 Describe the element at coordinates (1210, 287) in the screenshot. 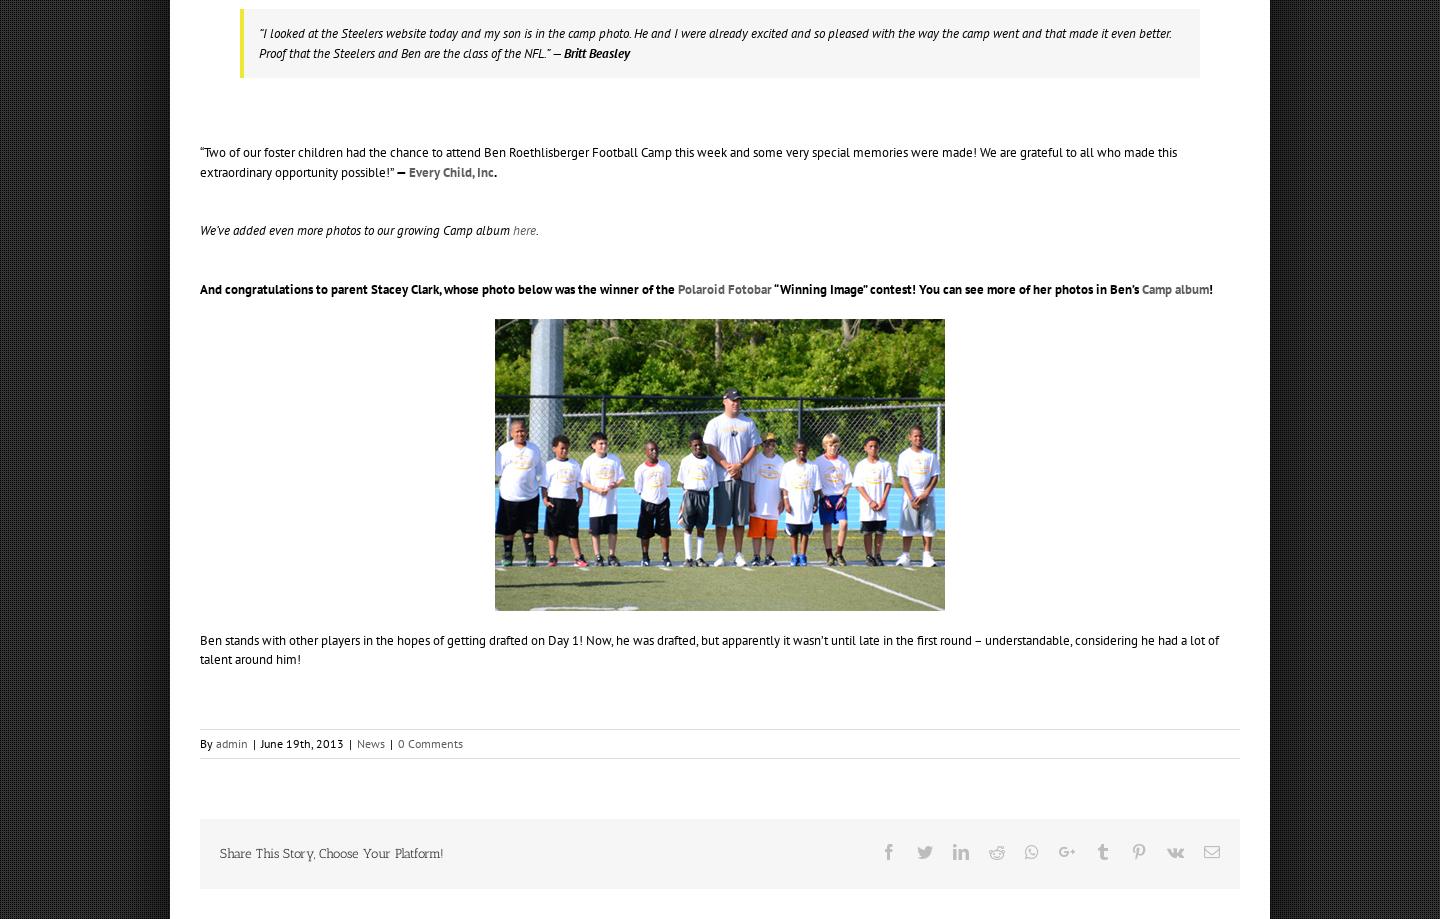

I see `'!'` at that location.